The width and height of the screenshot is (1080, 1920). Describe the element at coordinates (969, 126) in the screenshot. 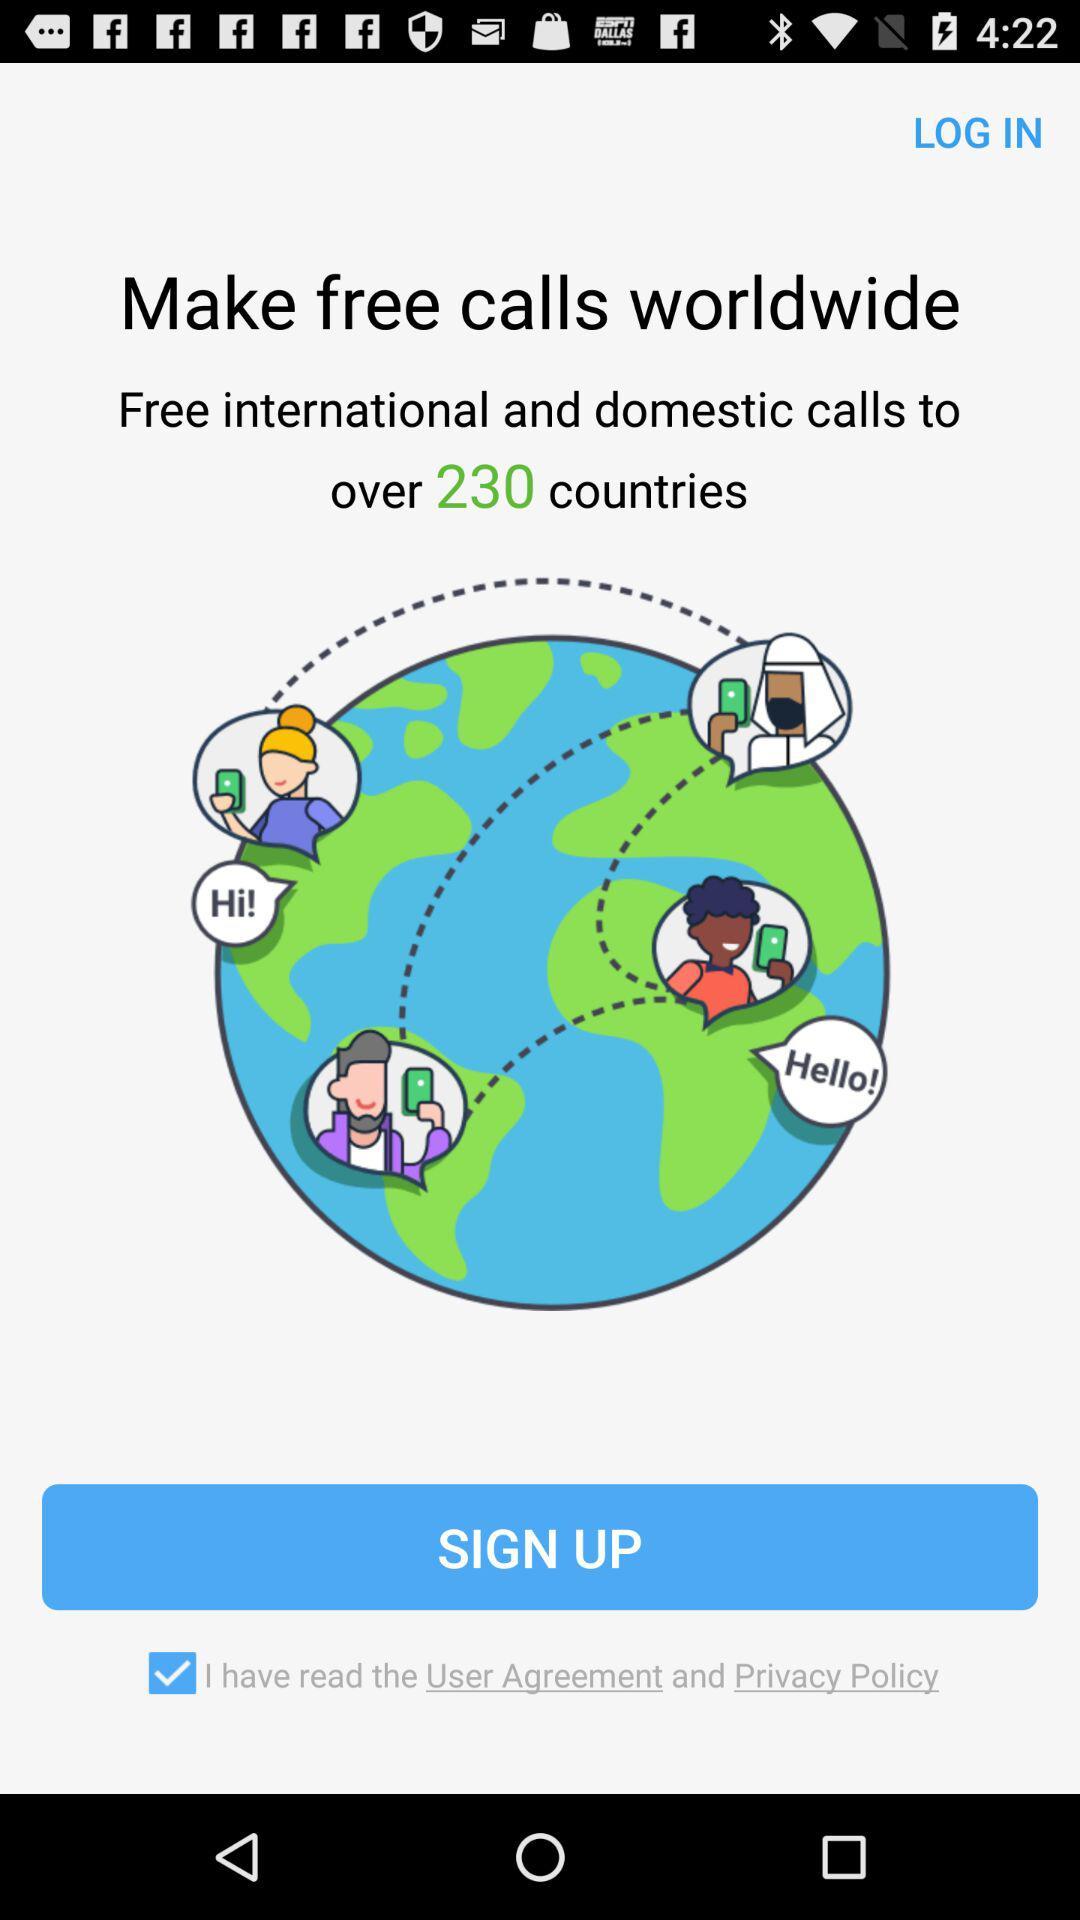

I see `item at the top right corner` at that location.